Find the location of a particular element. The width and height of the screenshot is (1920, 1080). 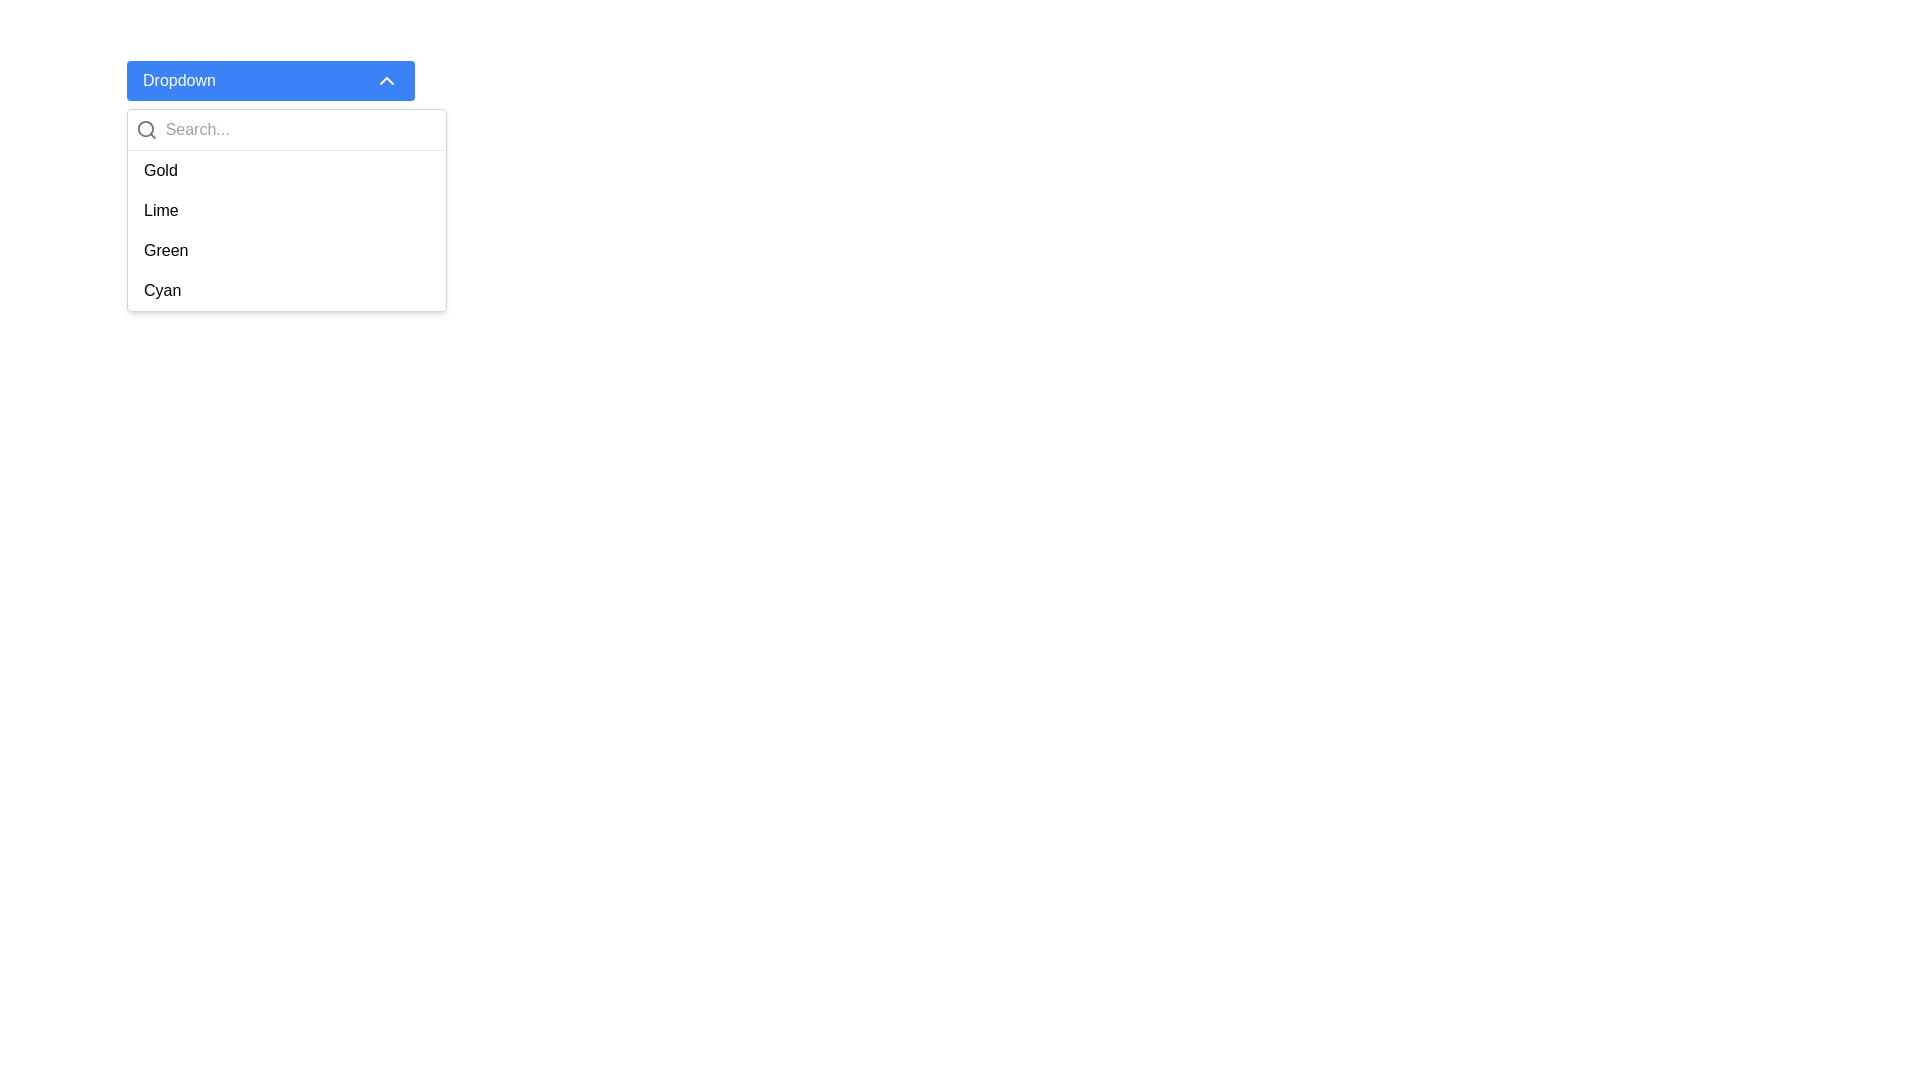

the textual label located in the top-left section of the blue button that serves as the title for the dropdown menu is located at coordinates (179, 80).